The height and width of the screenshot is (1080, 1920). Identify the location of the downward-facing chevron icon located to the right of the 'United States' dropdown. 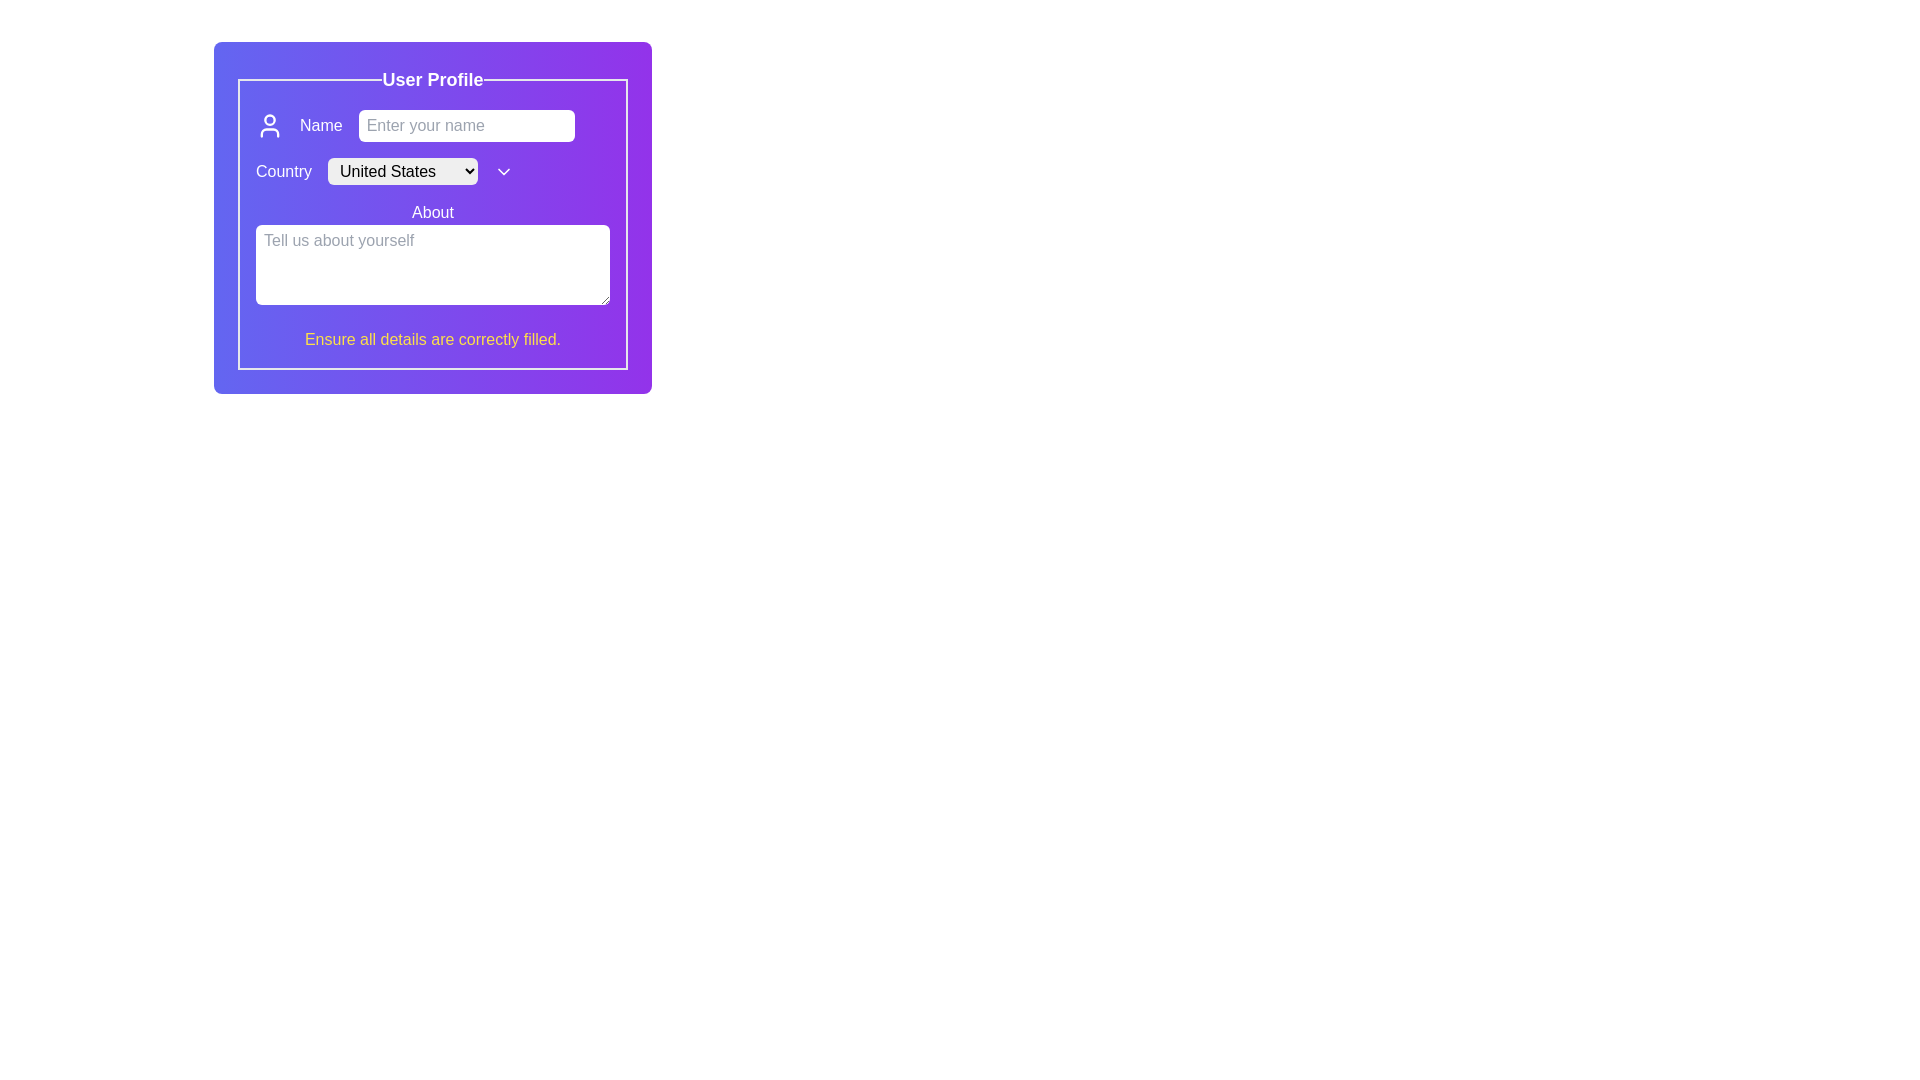
(504, 170).